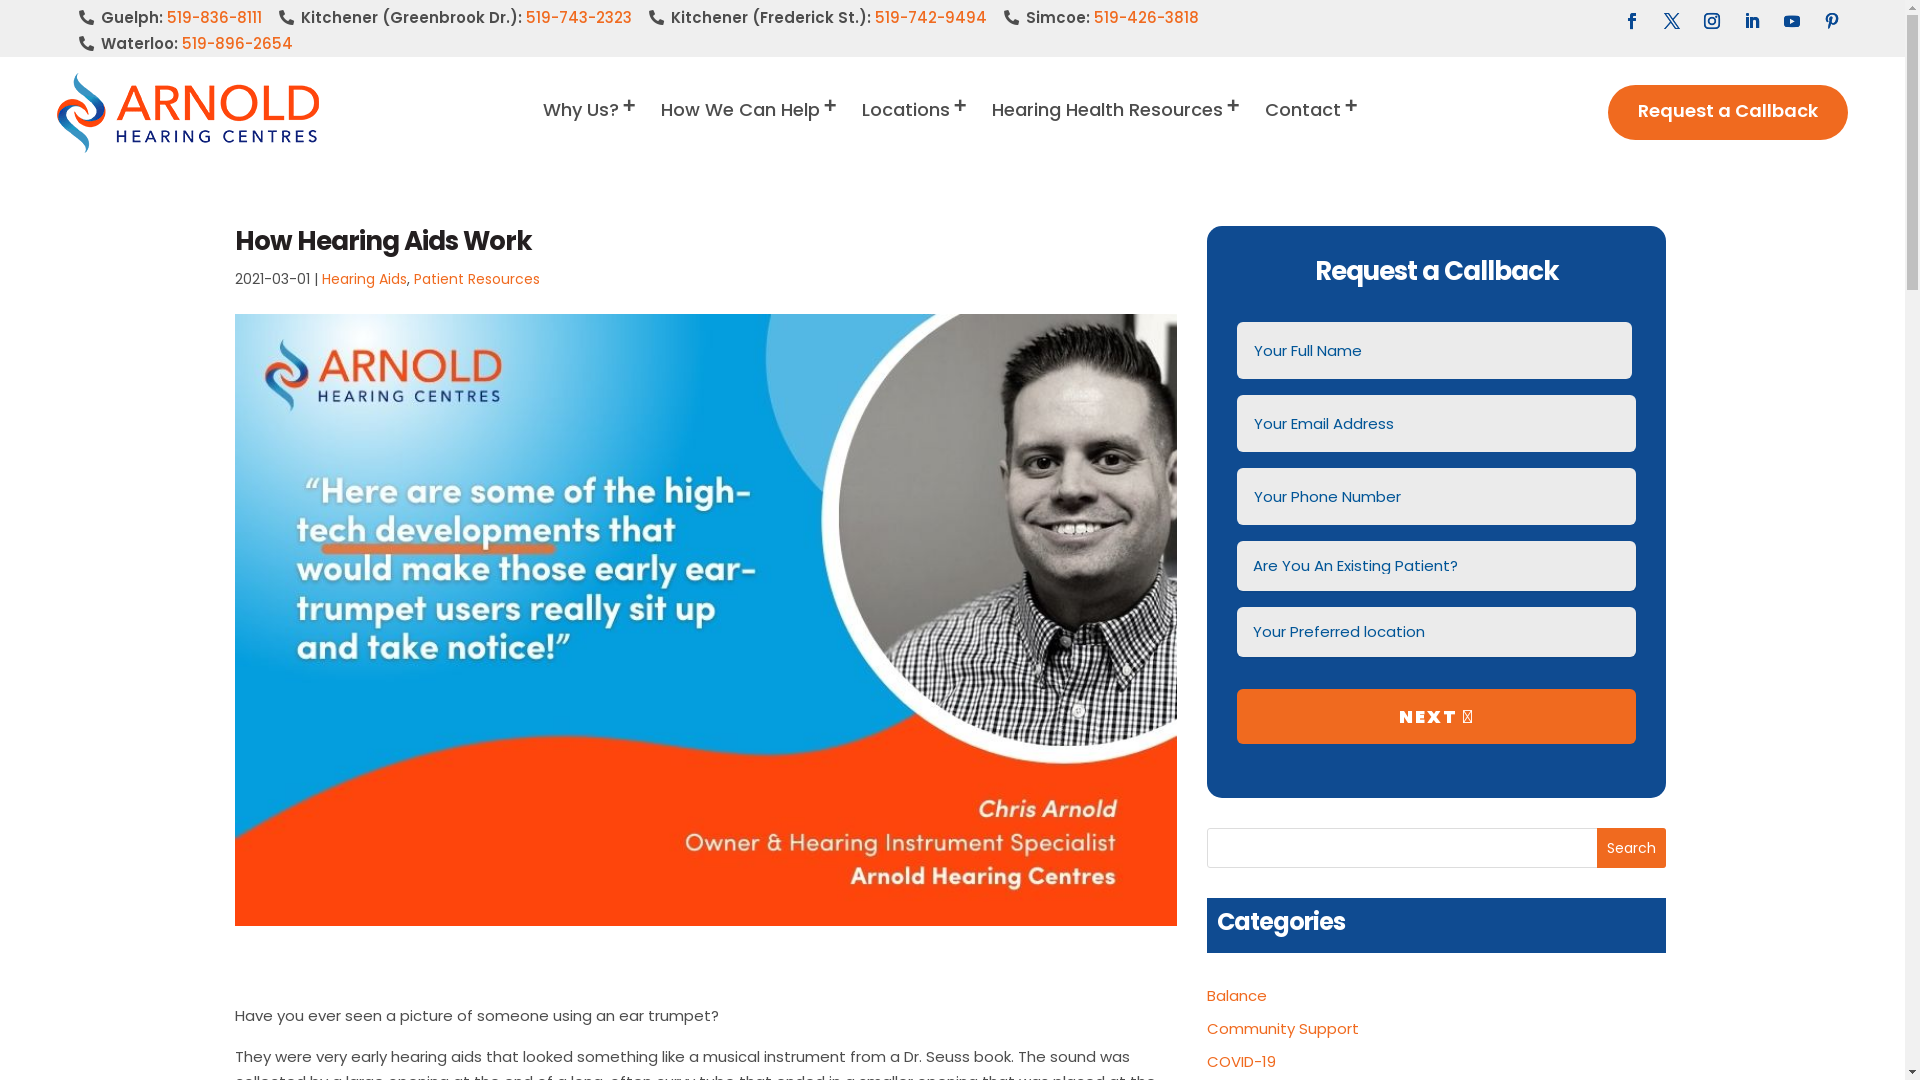  Describe the element at coordinates (578, 17) in the screenshot. I see `'519-743-2323'` at that location.